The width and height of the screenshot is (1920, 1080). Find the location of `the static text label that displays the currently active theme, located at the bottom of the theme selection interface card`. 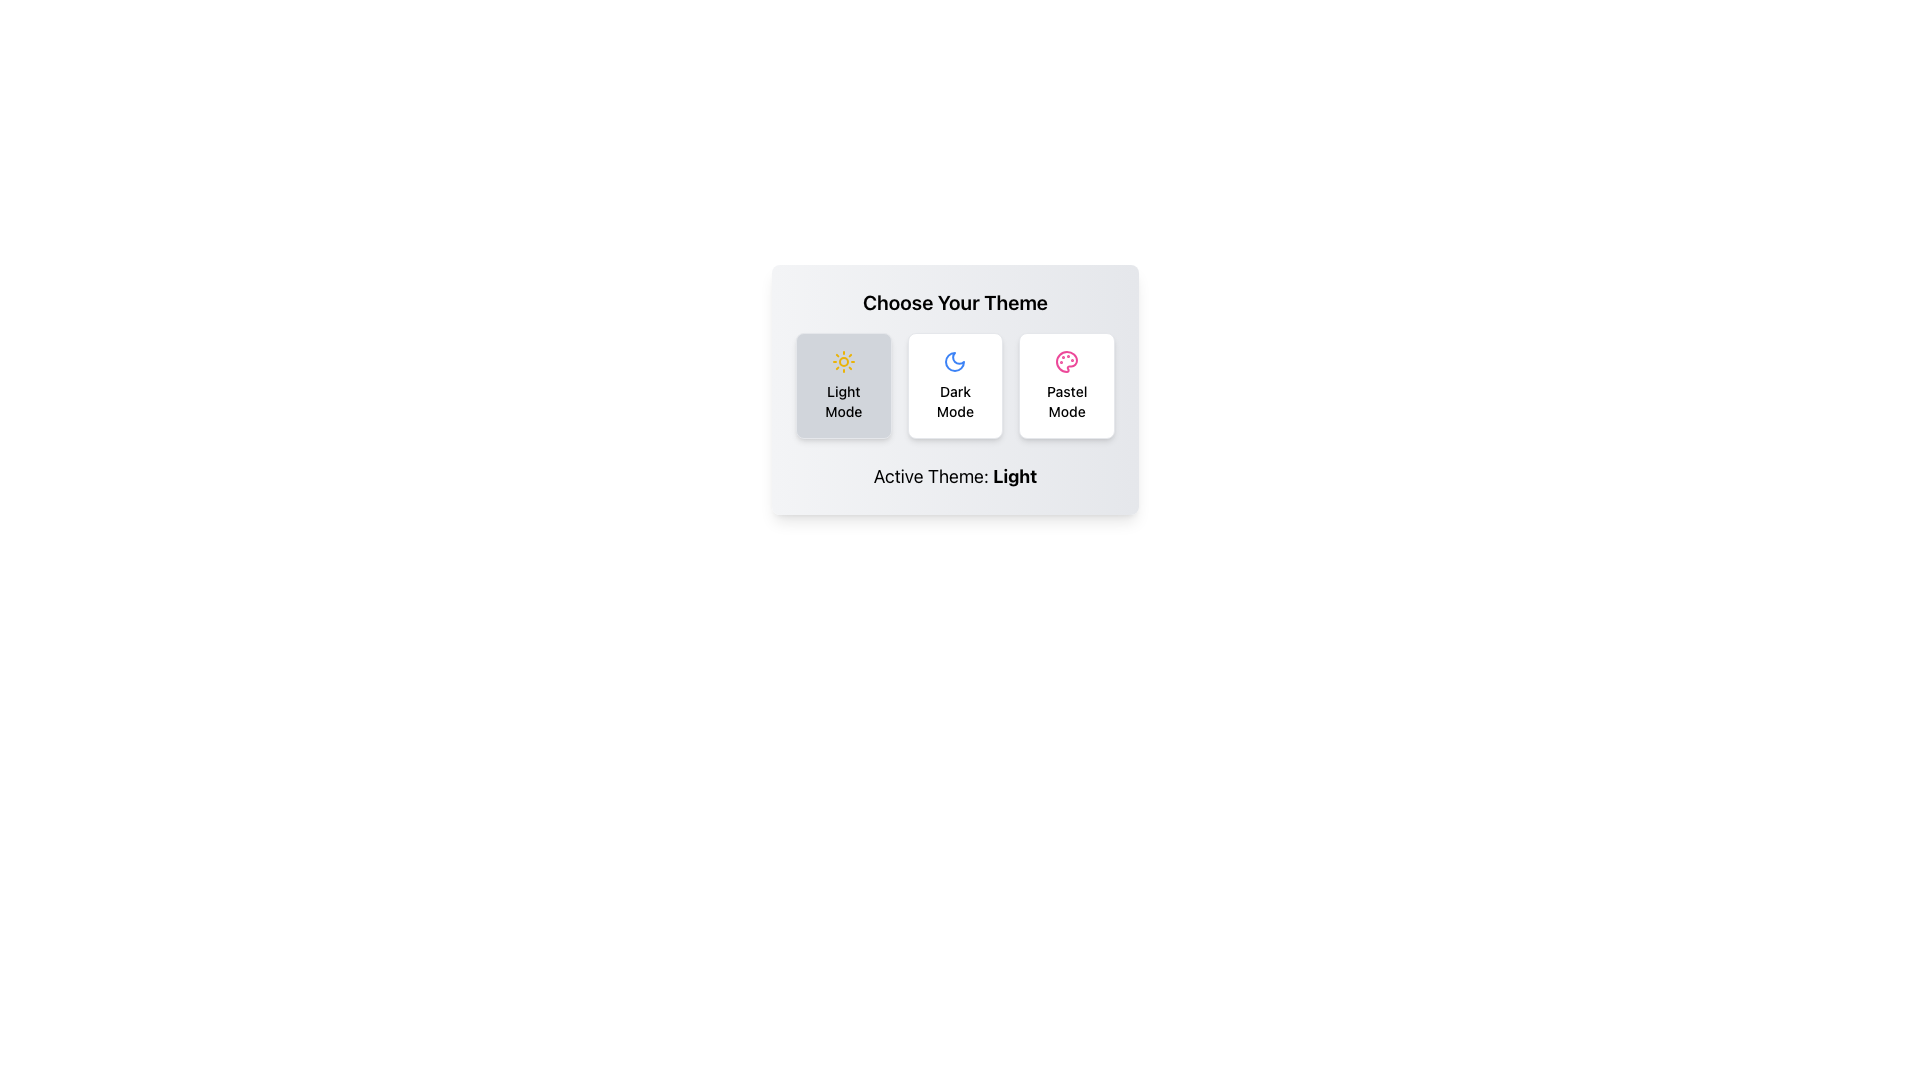

the static text label that displays the currently active theme, located at the bottom of the theme selection interface card is located at coordinates (954, 477).